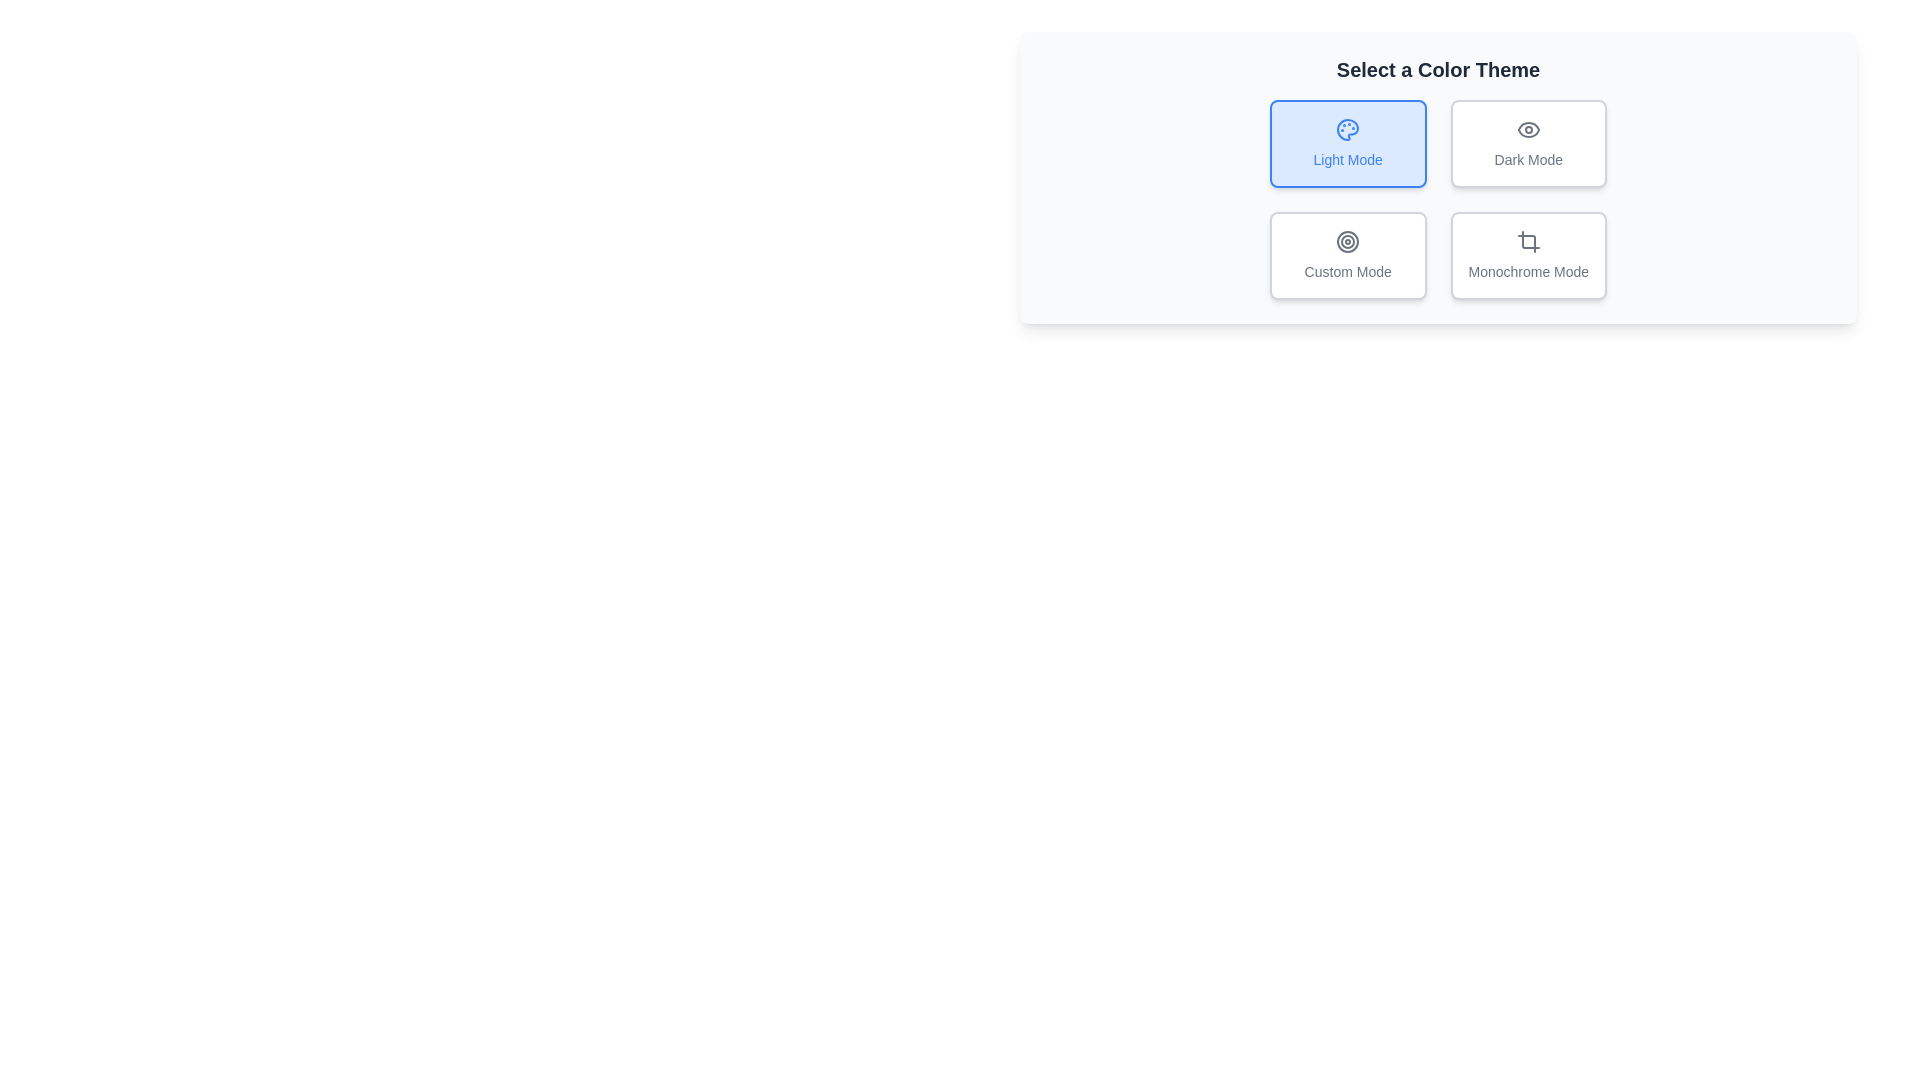 The height and width of the screenshot is (1080, 1920). What do you see at coordinates (1348, 254) in the screenshot?
I see `the button corresponding to Custom Mode to observe visual feedback` at bounding box center [1348, 254].